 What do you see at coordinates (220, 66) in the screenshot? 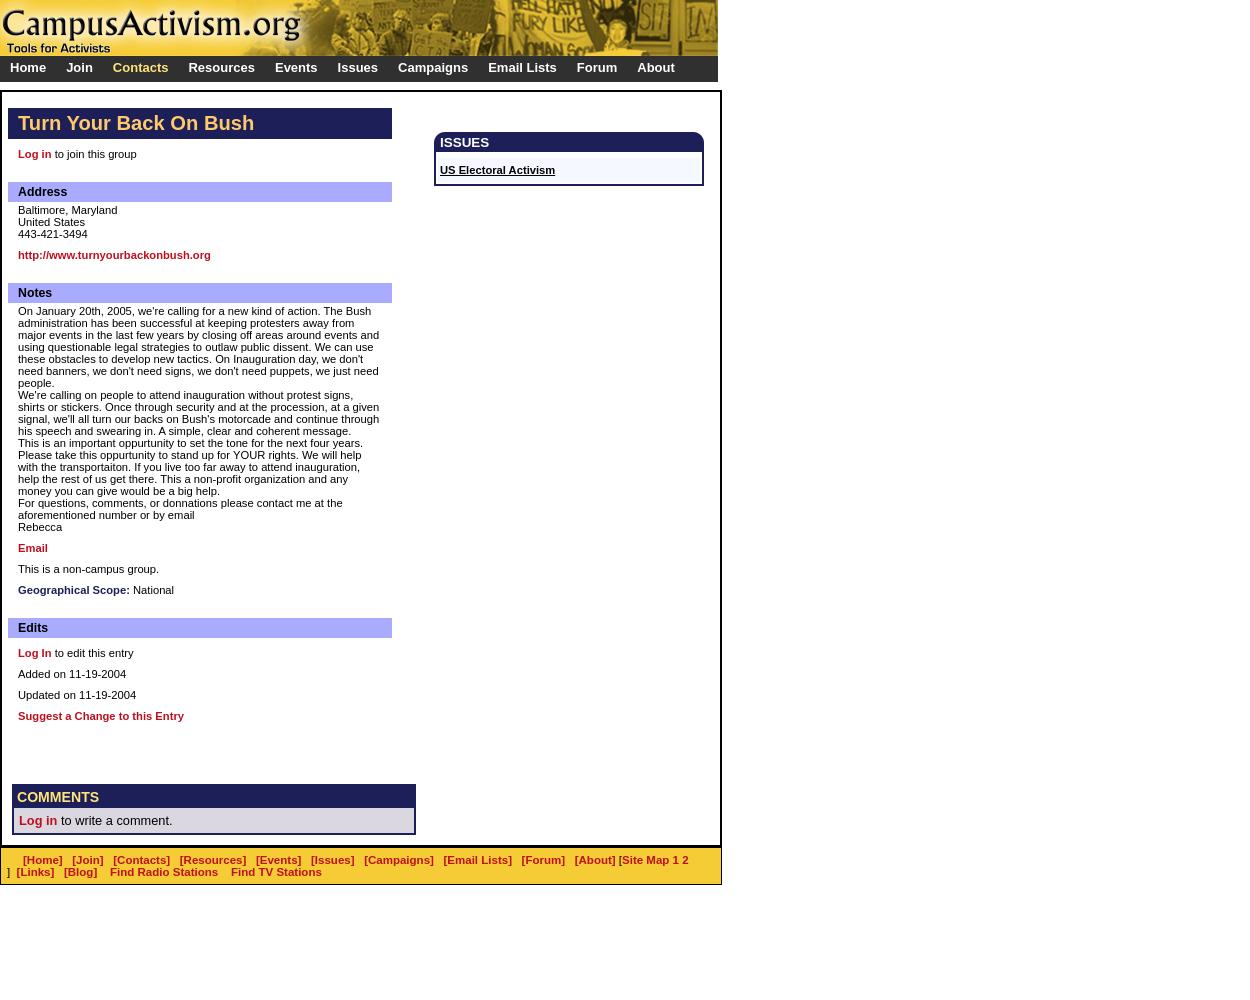
I see `'Resources'` at bounding box center [220, 66].